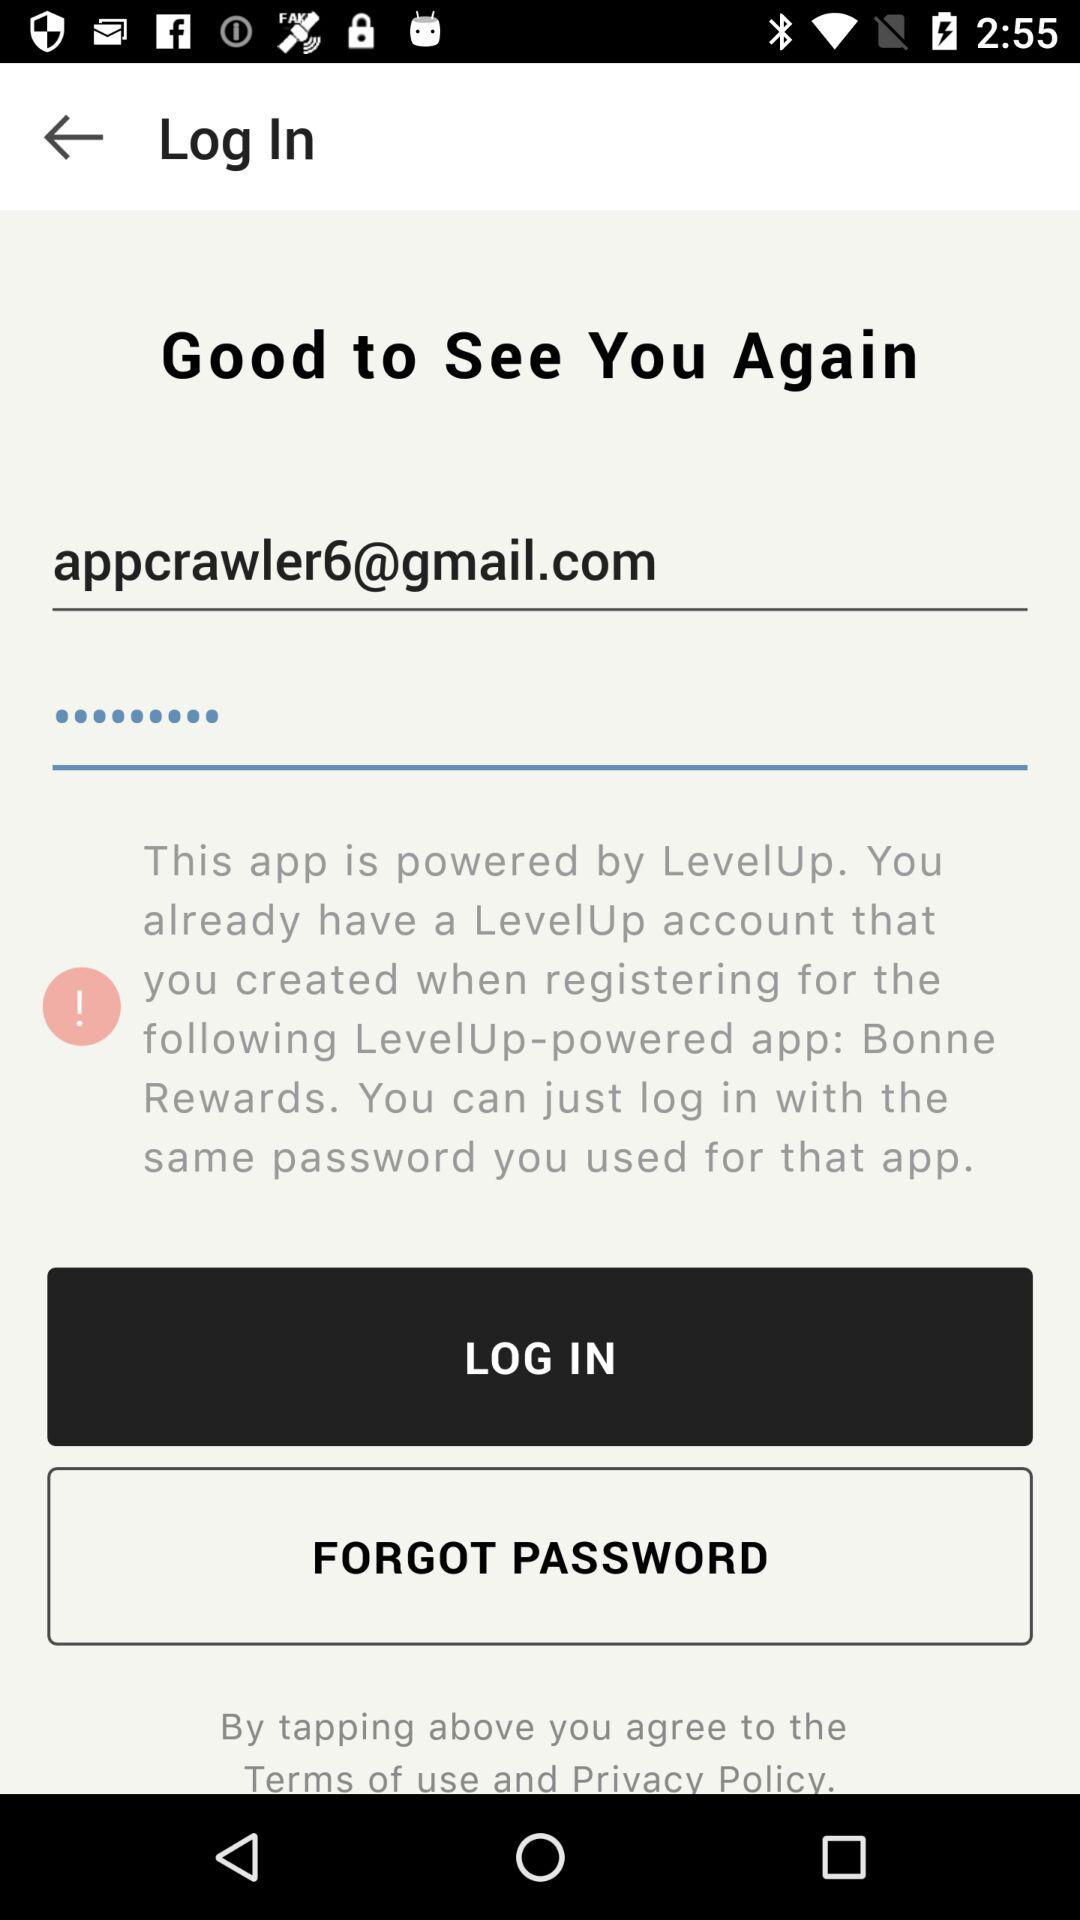  What do you see at coordinates (72, 135) in the screenshot?
I see `the app to the left of the log in icon` at bounding box center [72, 135].